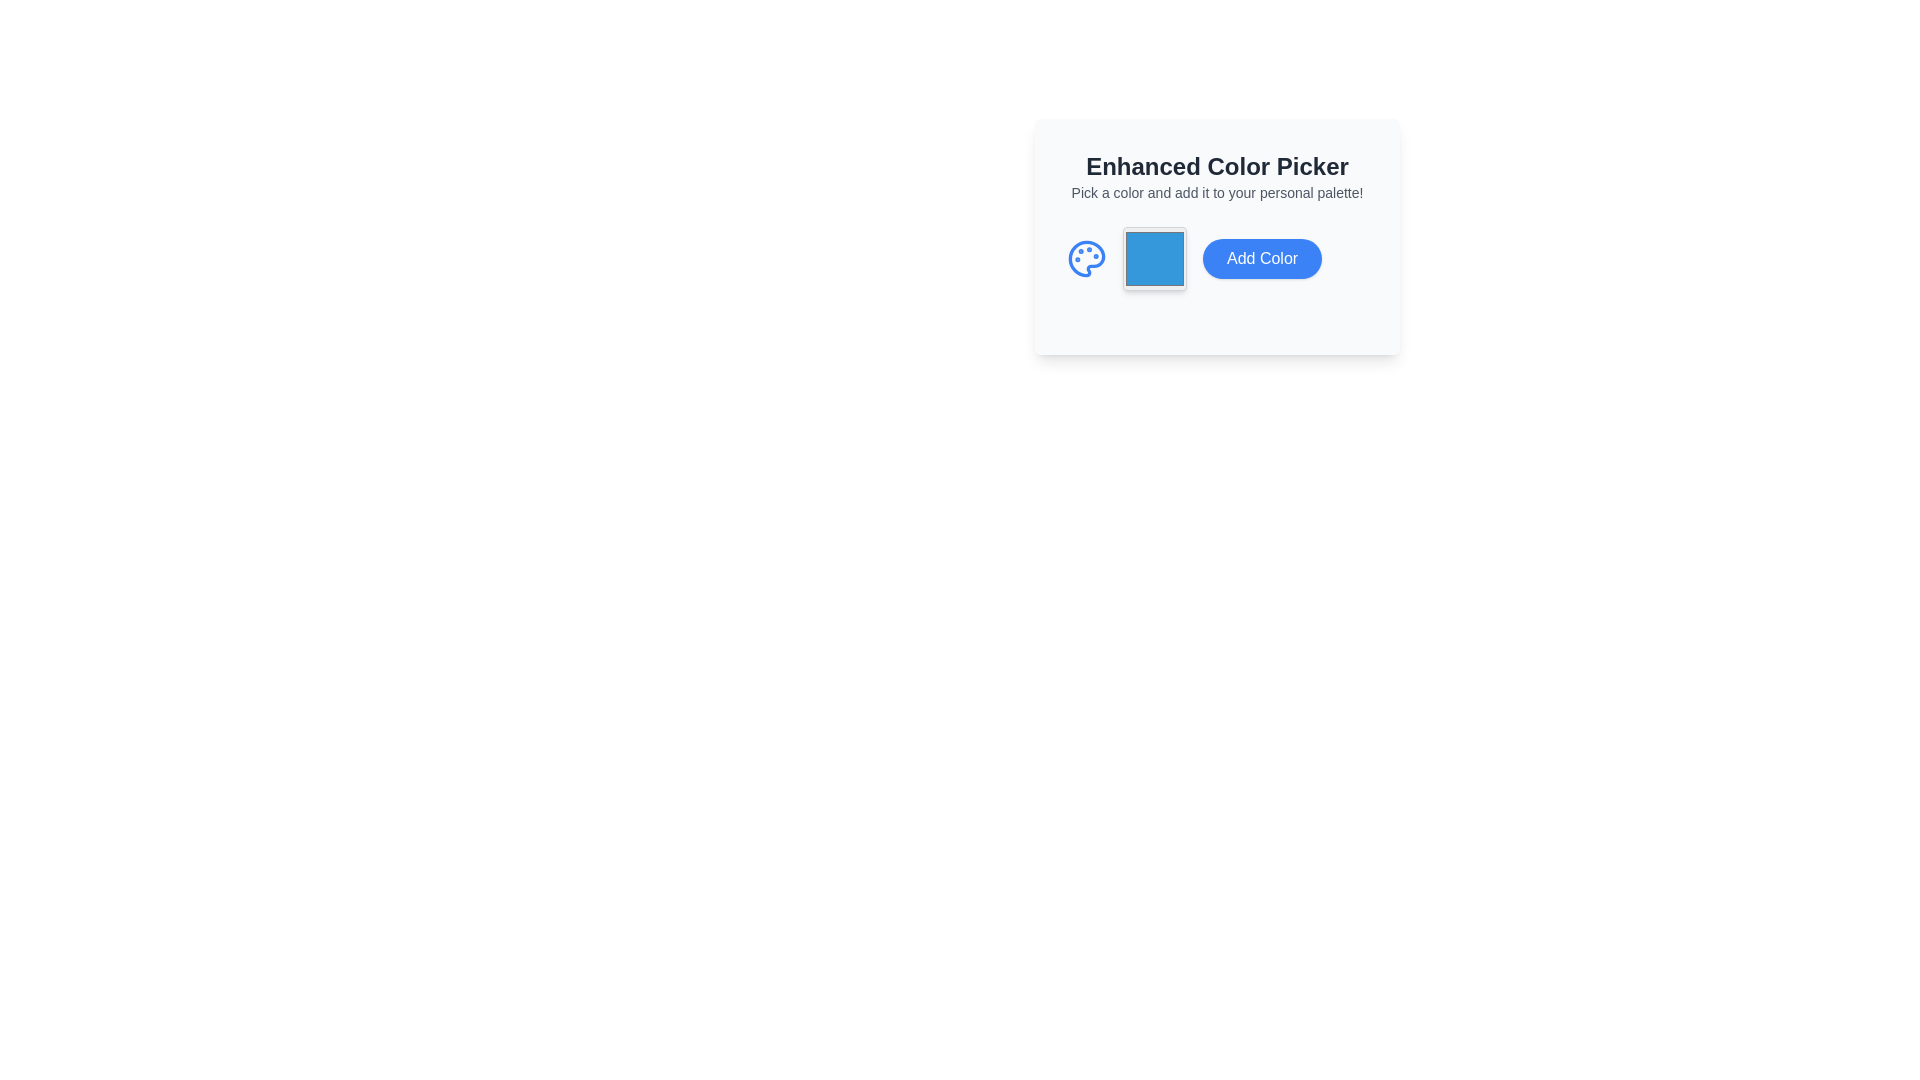 This screenshot has width=1920, height=1080. I want to click on the 'Add Color' button, a blue button with rounded corners containing white text, located in the 'Enhanced Color Picker' interface to the right of a color display, so click(1216, 274).